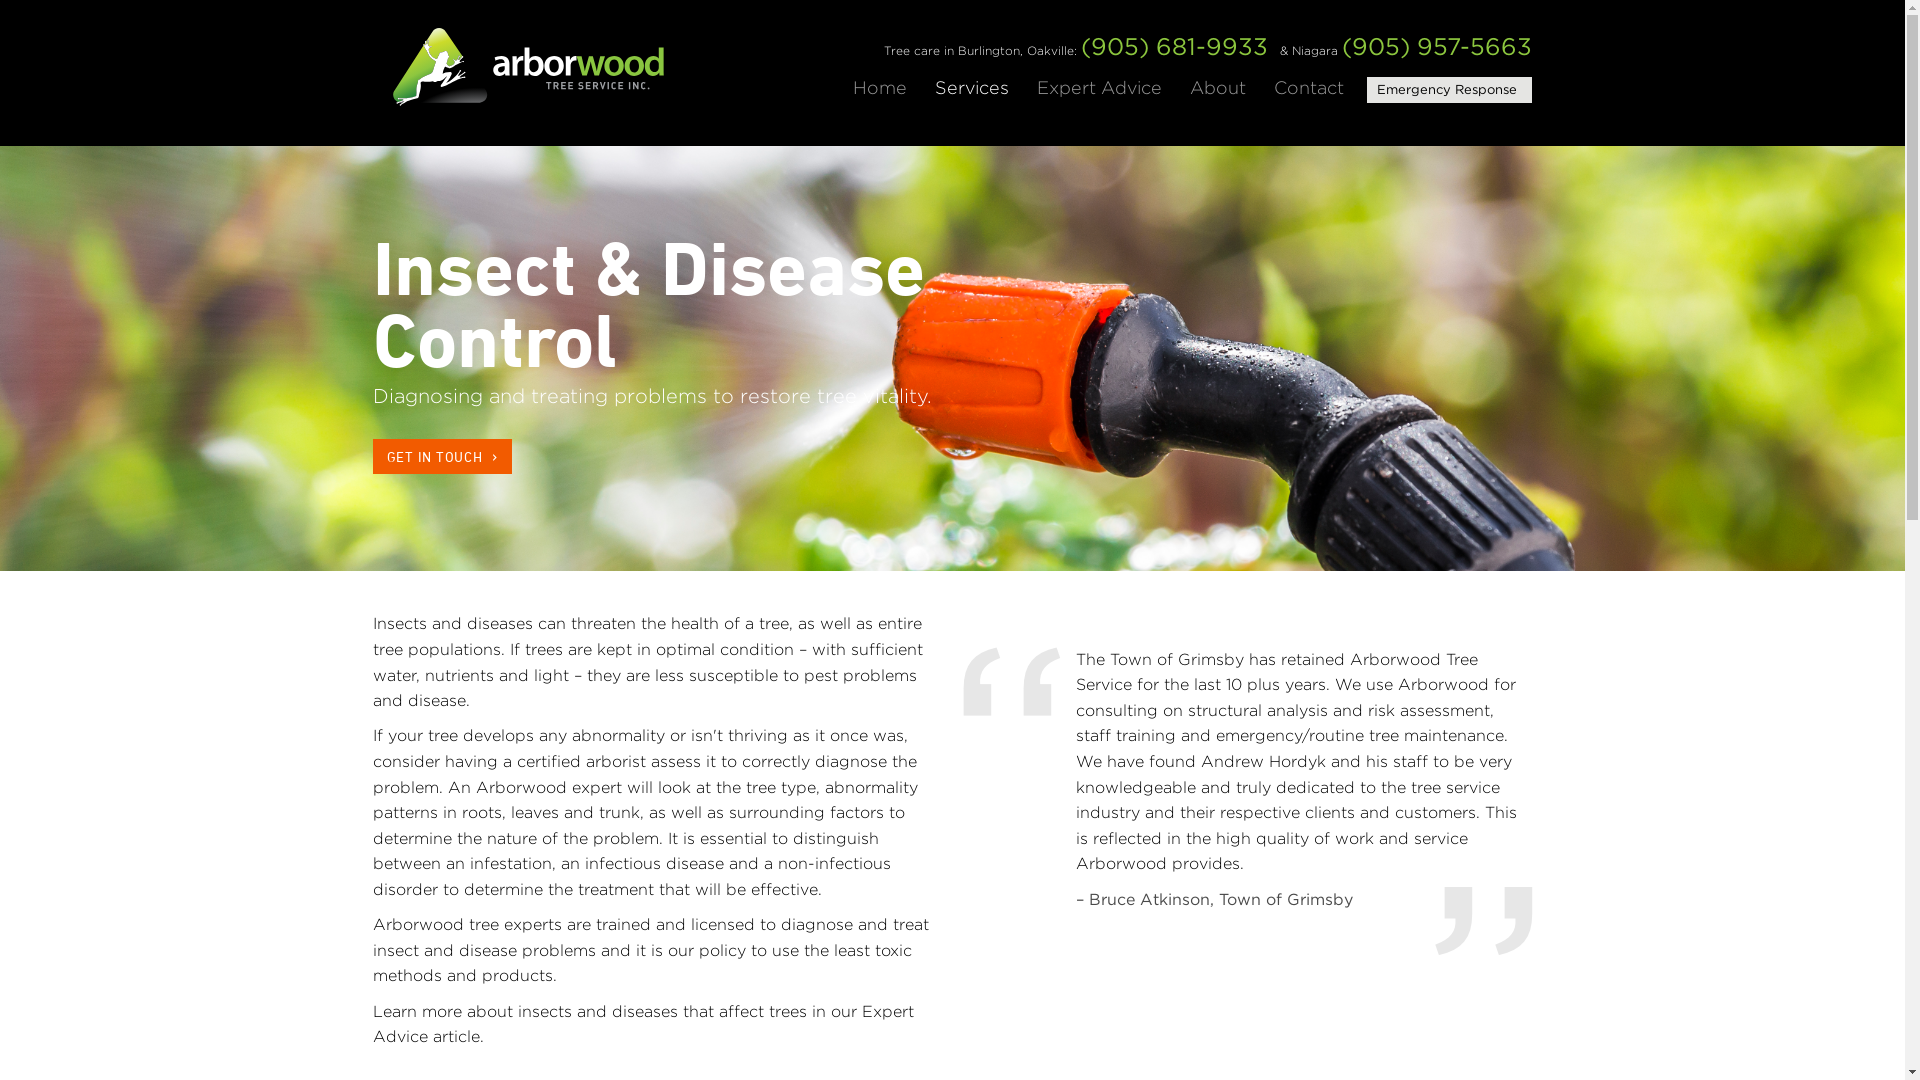 This screenshot has height=1080, width=1920. What do you see at coordinates (1435, 45) in the screenshot?
I see `'(905) 957-5663'` at bounding box center [1435, 45].